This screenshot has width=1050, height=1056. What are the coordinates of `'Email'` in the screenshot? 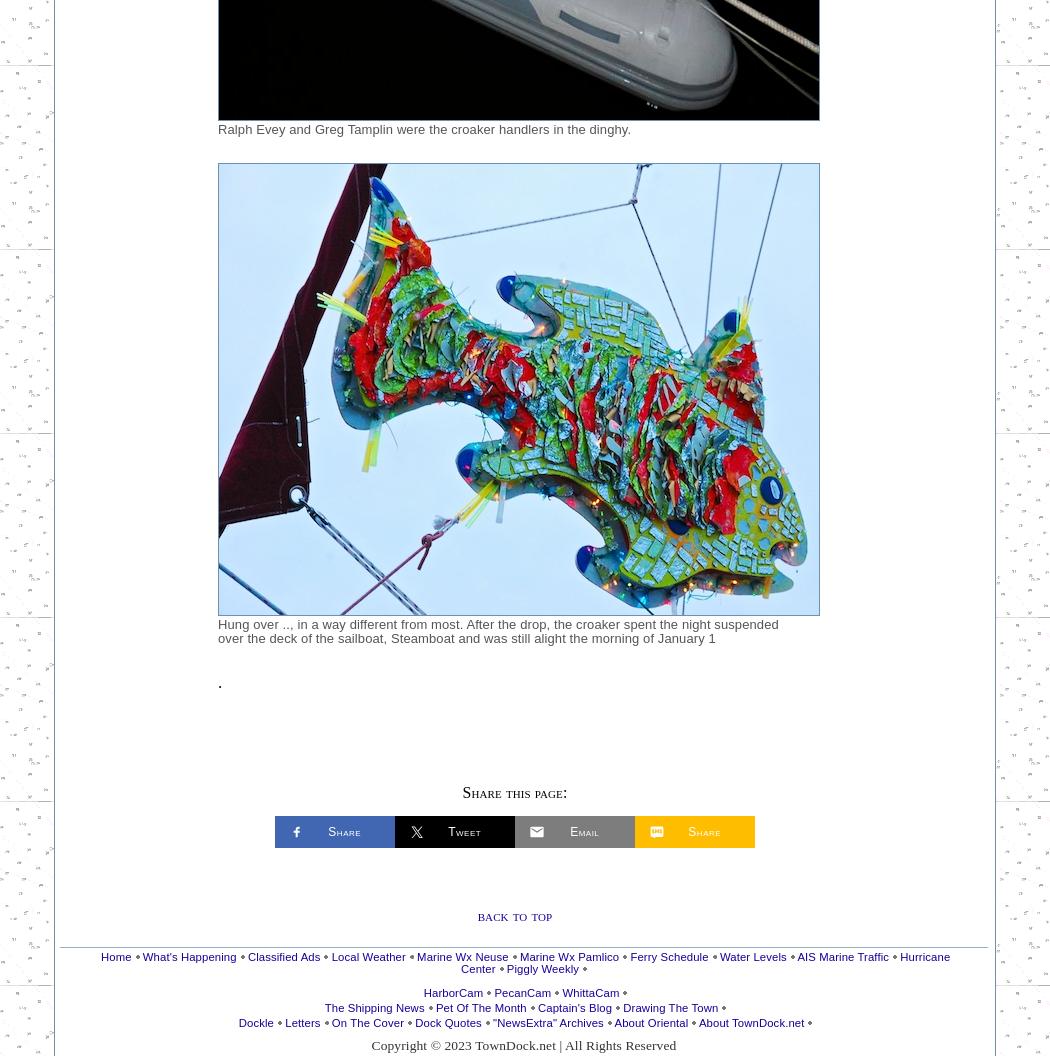 It's located at (583, 830).